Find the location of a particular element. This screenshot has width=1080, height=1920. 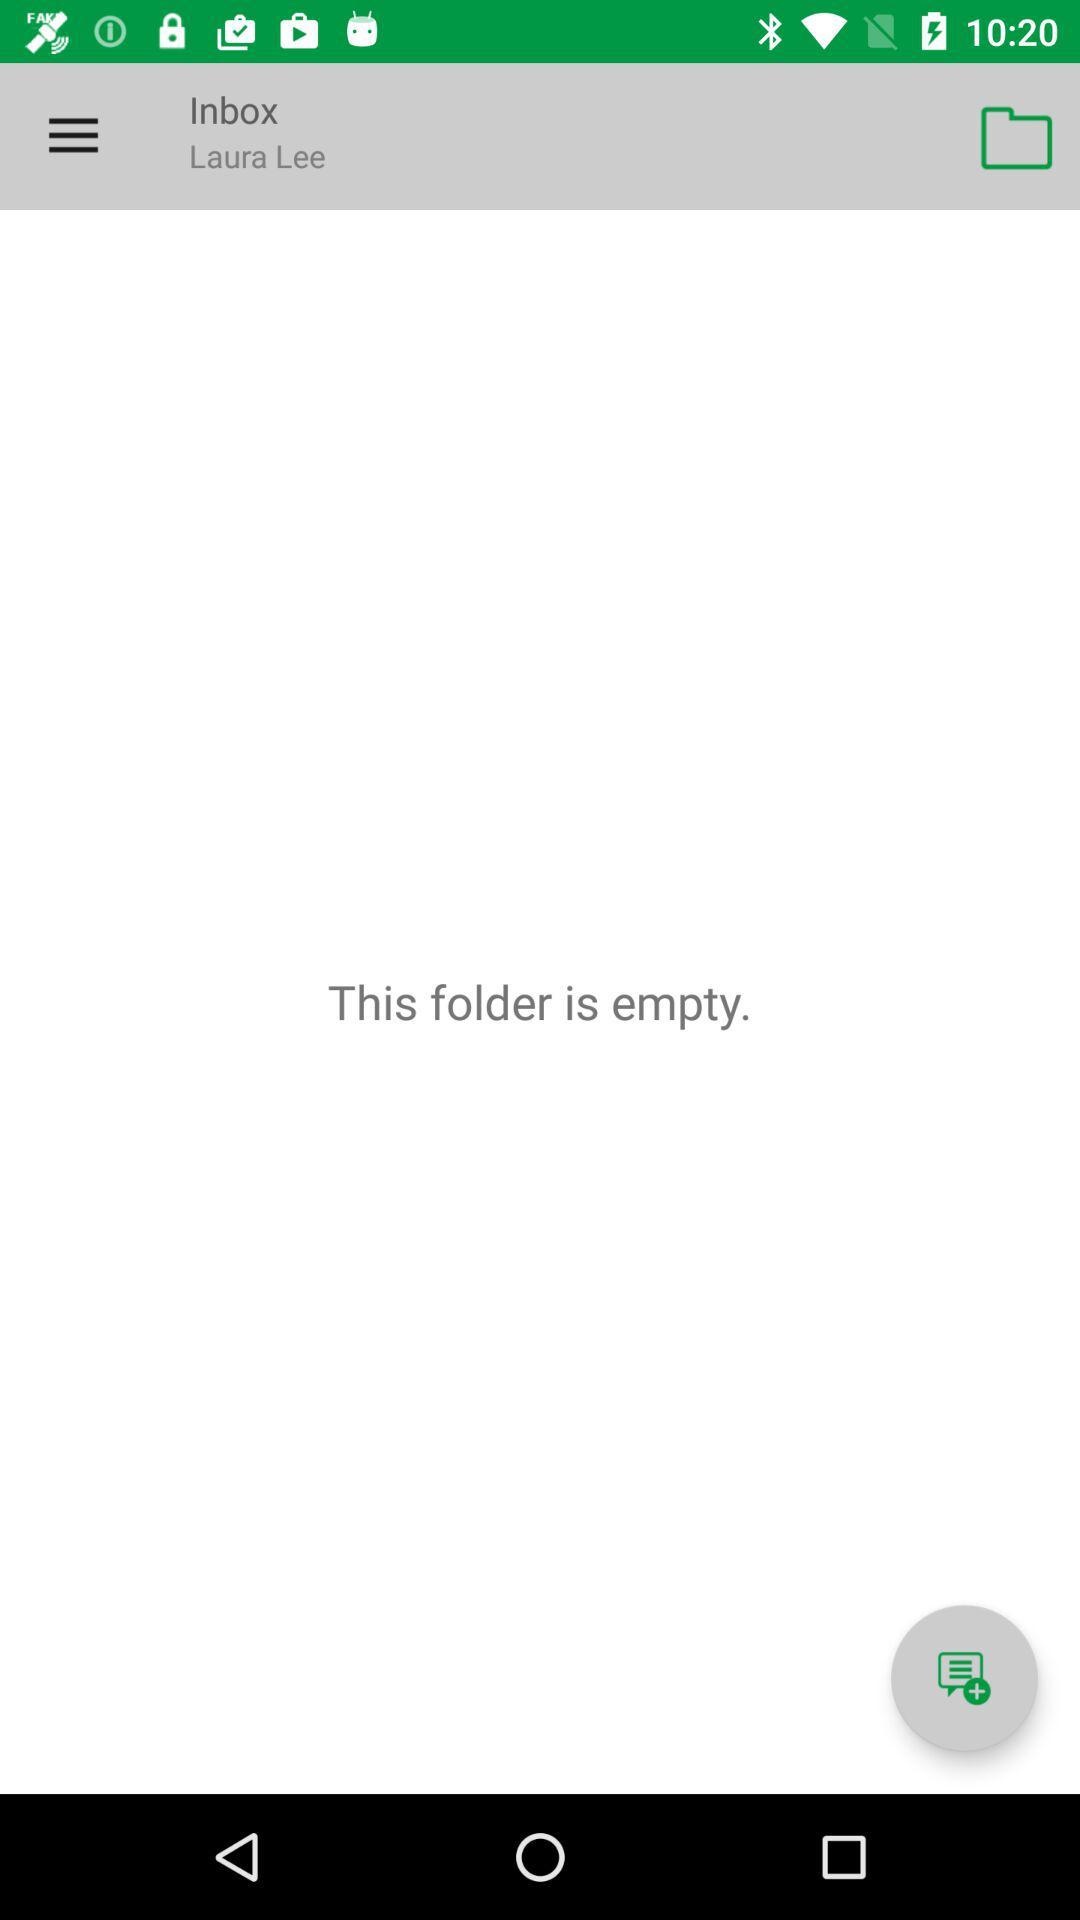

the chat icon is located at coordinates (963, 1678).